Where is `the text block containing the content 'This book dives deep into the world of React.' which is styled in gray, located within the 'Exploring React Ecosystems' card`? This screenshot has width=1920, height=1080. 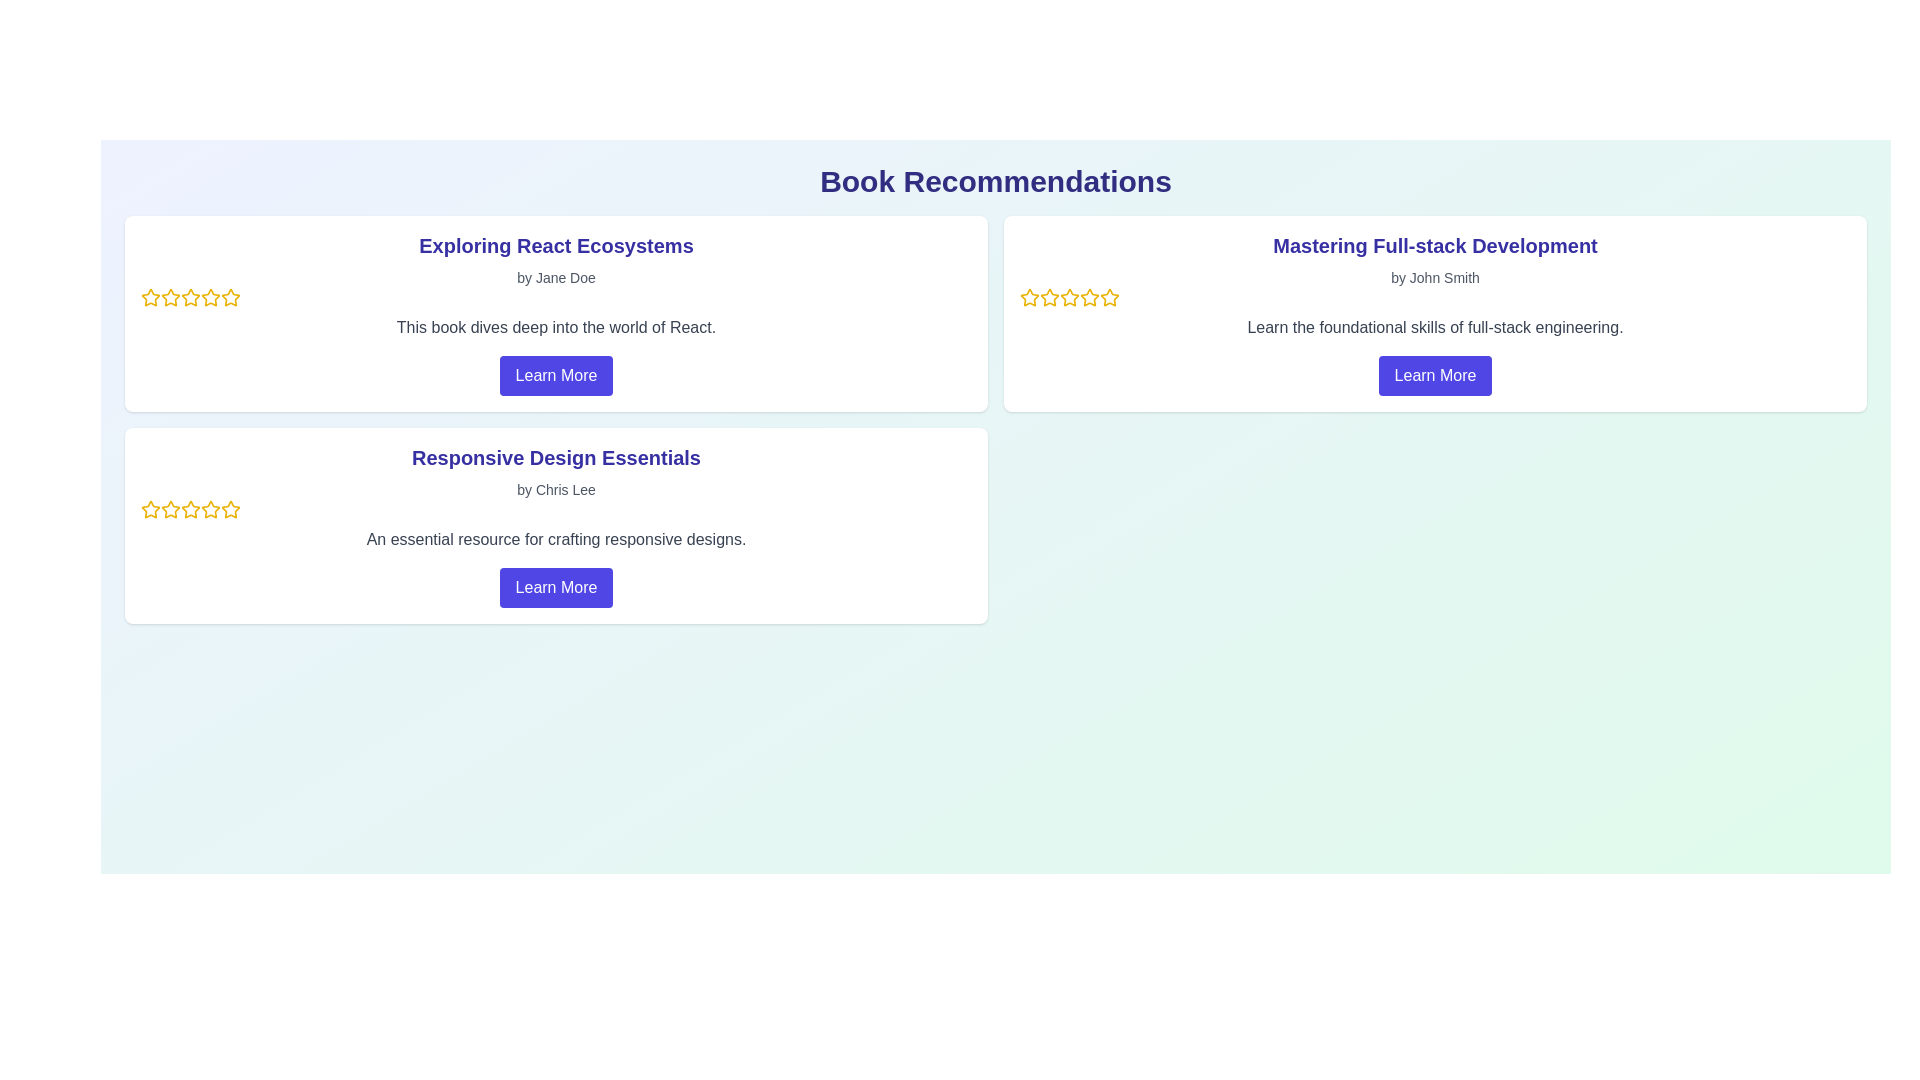
the text block containing the content 'This book dives deep into the world of React.' which is styled in gray, located within the 'Exploring React Ecosystems' card is located at coordinates (556, 326).